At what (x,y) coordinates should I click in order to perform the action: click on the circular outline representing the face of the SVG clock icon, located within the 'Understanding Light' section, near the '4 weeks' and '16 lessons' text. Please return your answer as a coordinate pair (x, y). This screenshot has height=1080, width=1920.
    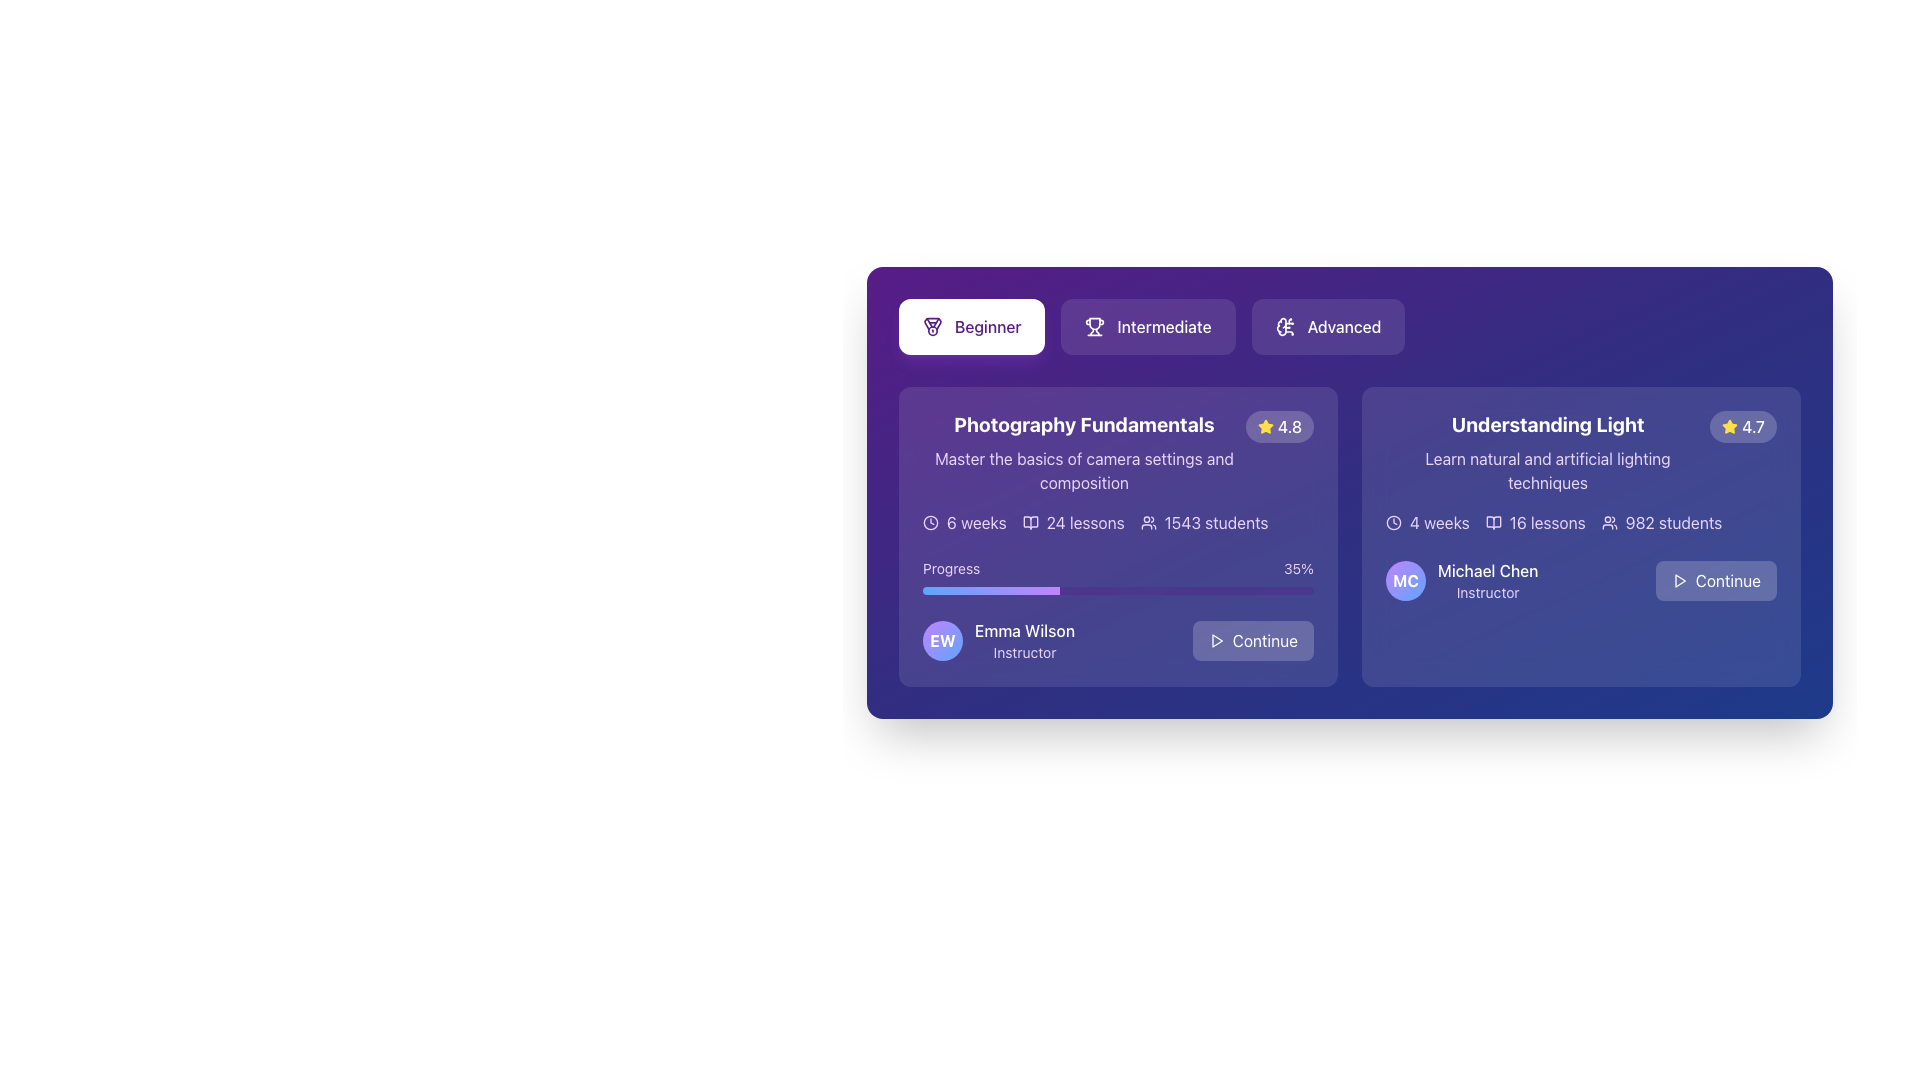
    Looking at the image, I should click on (1392, 522).